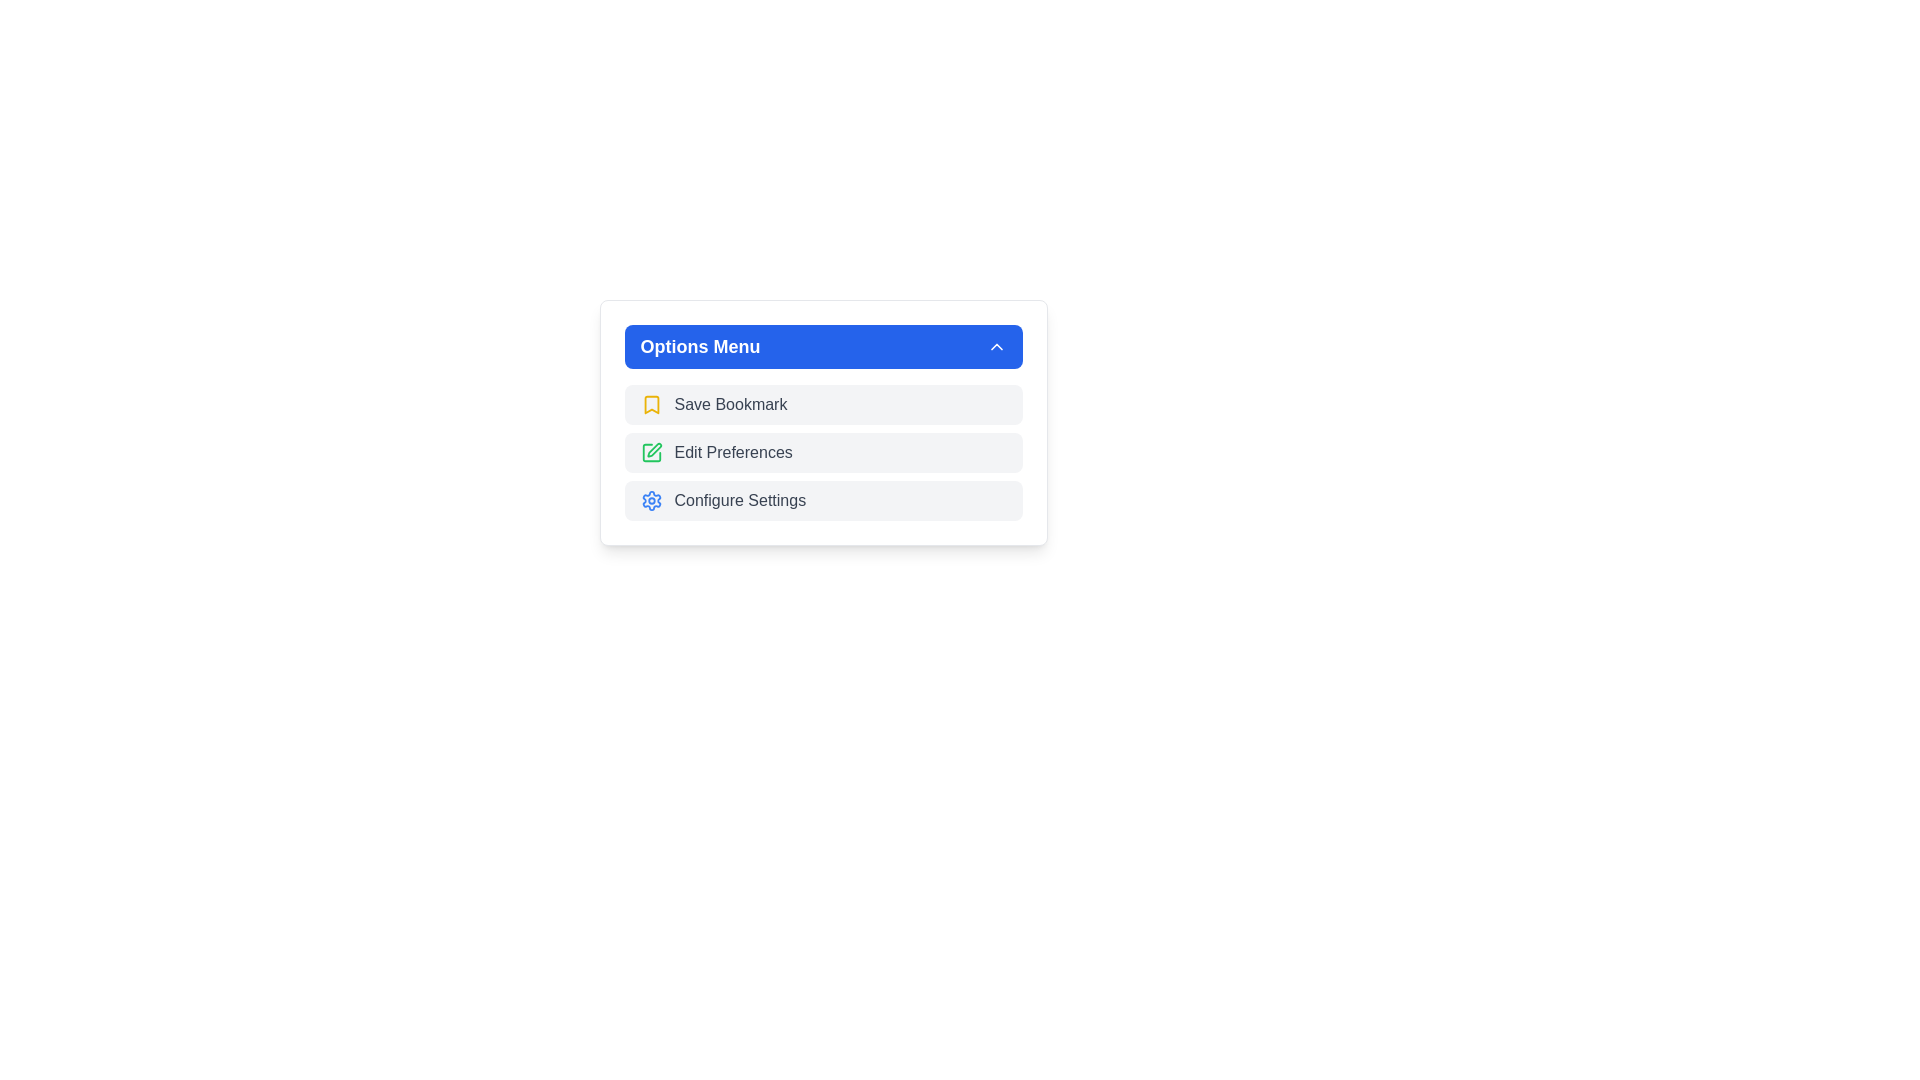 The width and height of the screenshot is (1920, 1080). Describe the element at coordinates (823, 452) in the screenshot. I see `the 'Edit Preferences' button, which is the second menu item in the 'Options Menu'` at that location.